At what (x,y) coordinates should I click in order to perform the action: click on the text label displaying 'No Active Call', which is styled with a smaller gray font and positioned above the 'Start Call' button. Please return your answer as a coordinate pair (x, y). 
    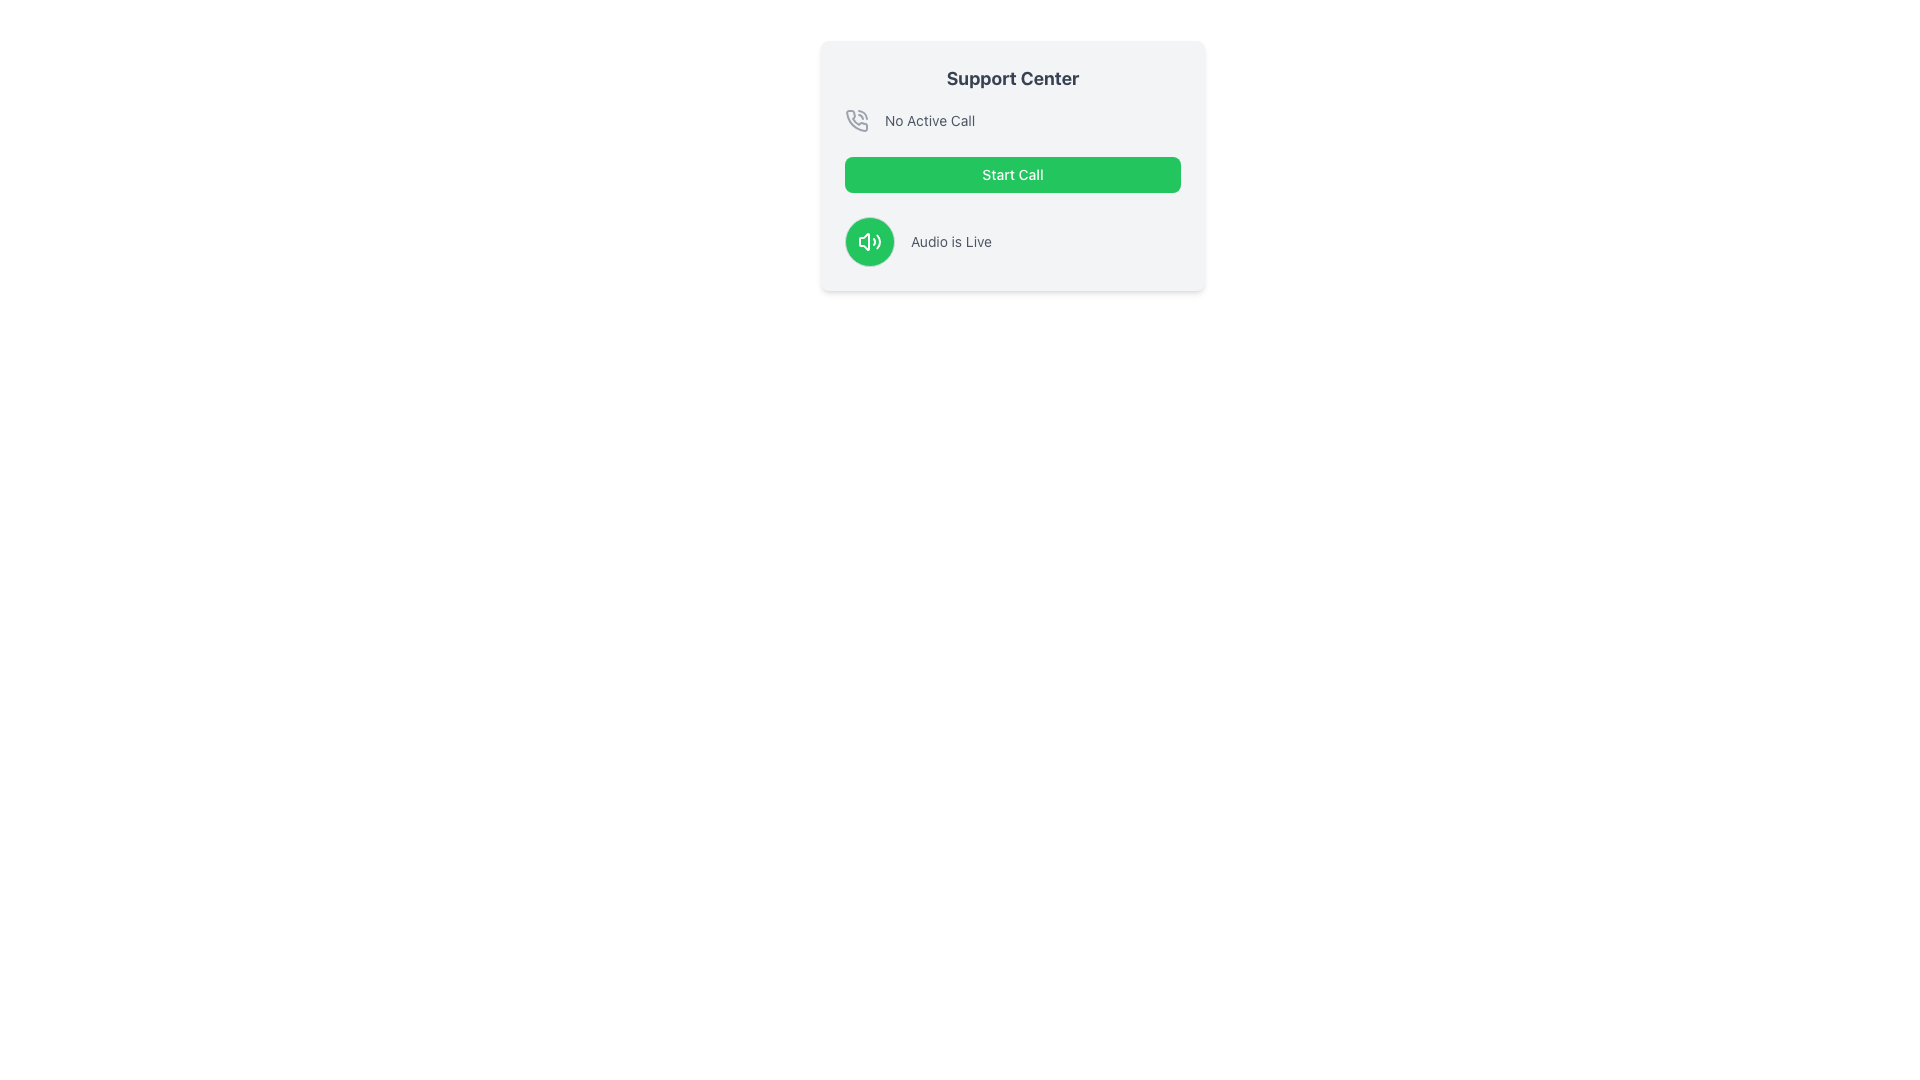
    Looking at the image, I should click on (929, 120).